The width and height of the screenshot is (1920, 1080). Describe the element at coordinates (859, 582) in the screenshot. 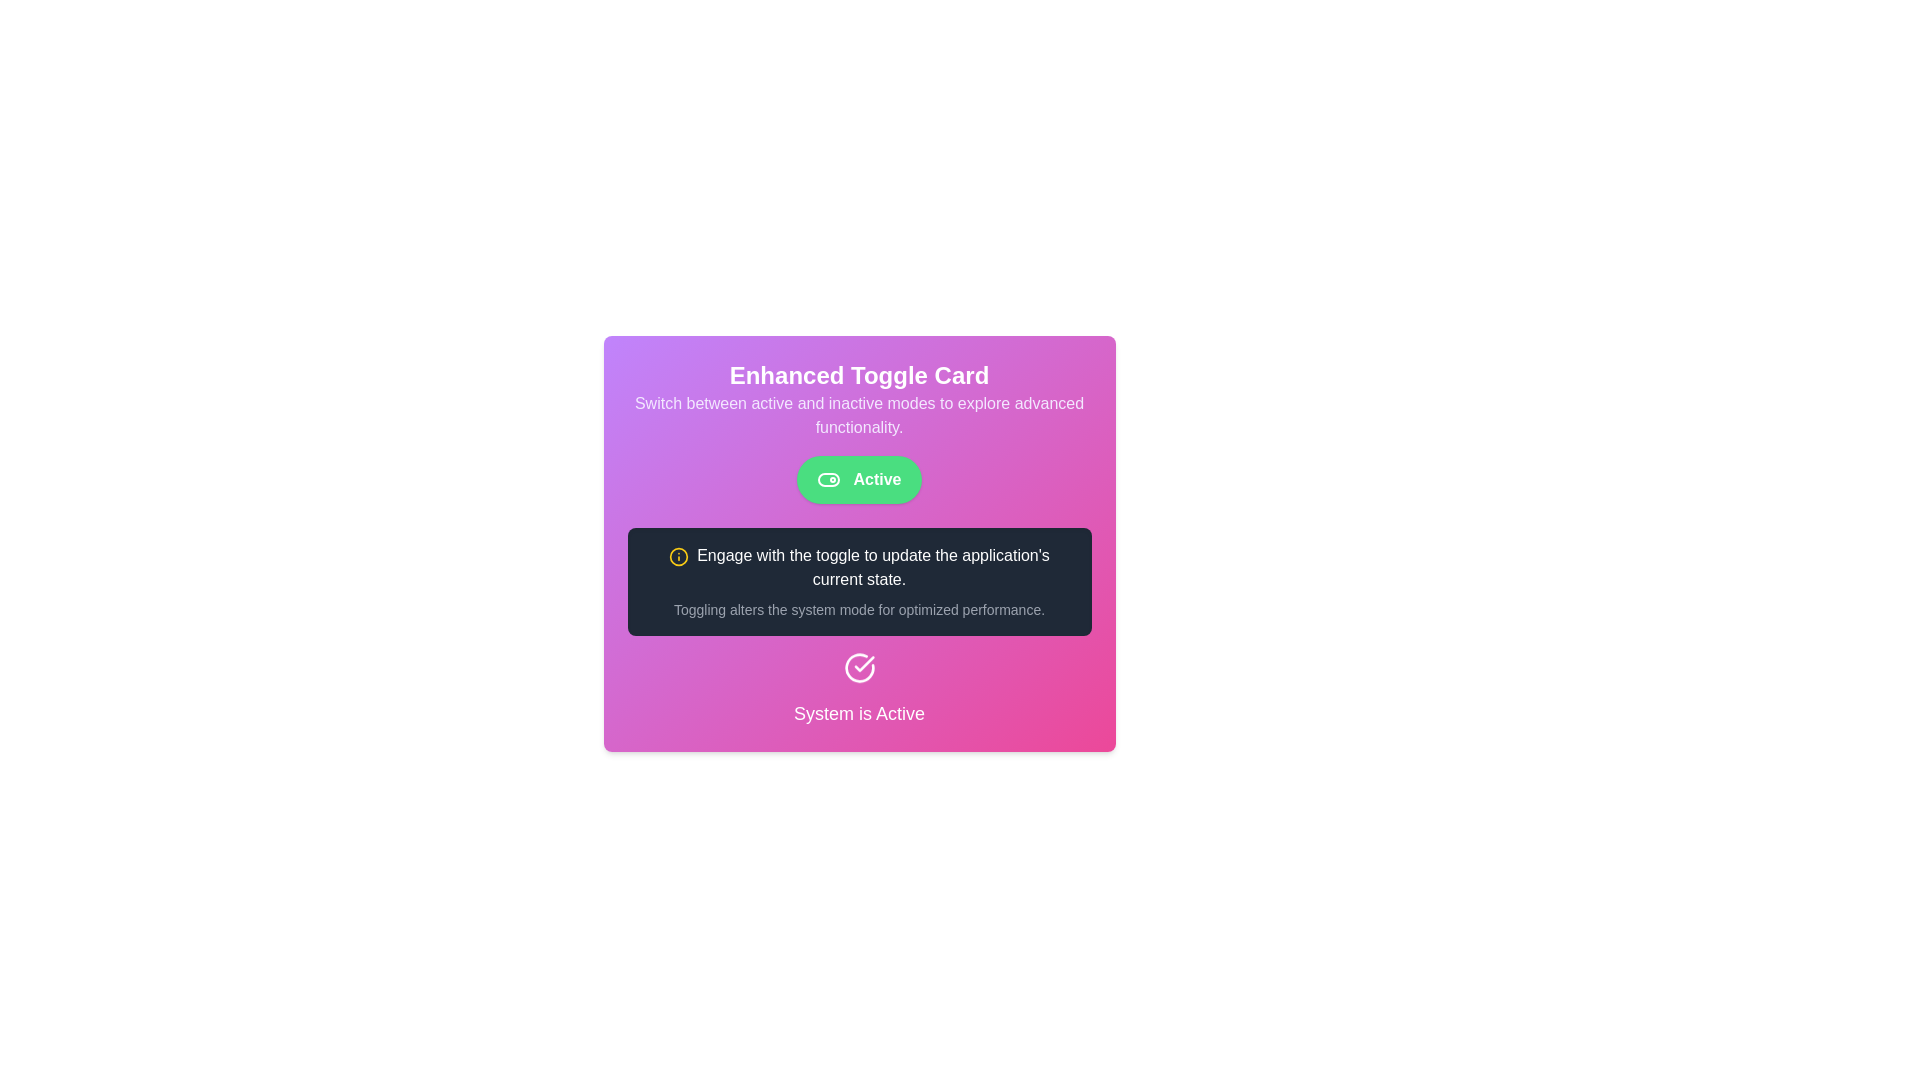

I see `the Text Panel providing instructions about toggling the system's state, located below the green 'Active' status indicator in the 'Enhanced Toggle Card'` at that location.